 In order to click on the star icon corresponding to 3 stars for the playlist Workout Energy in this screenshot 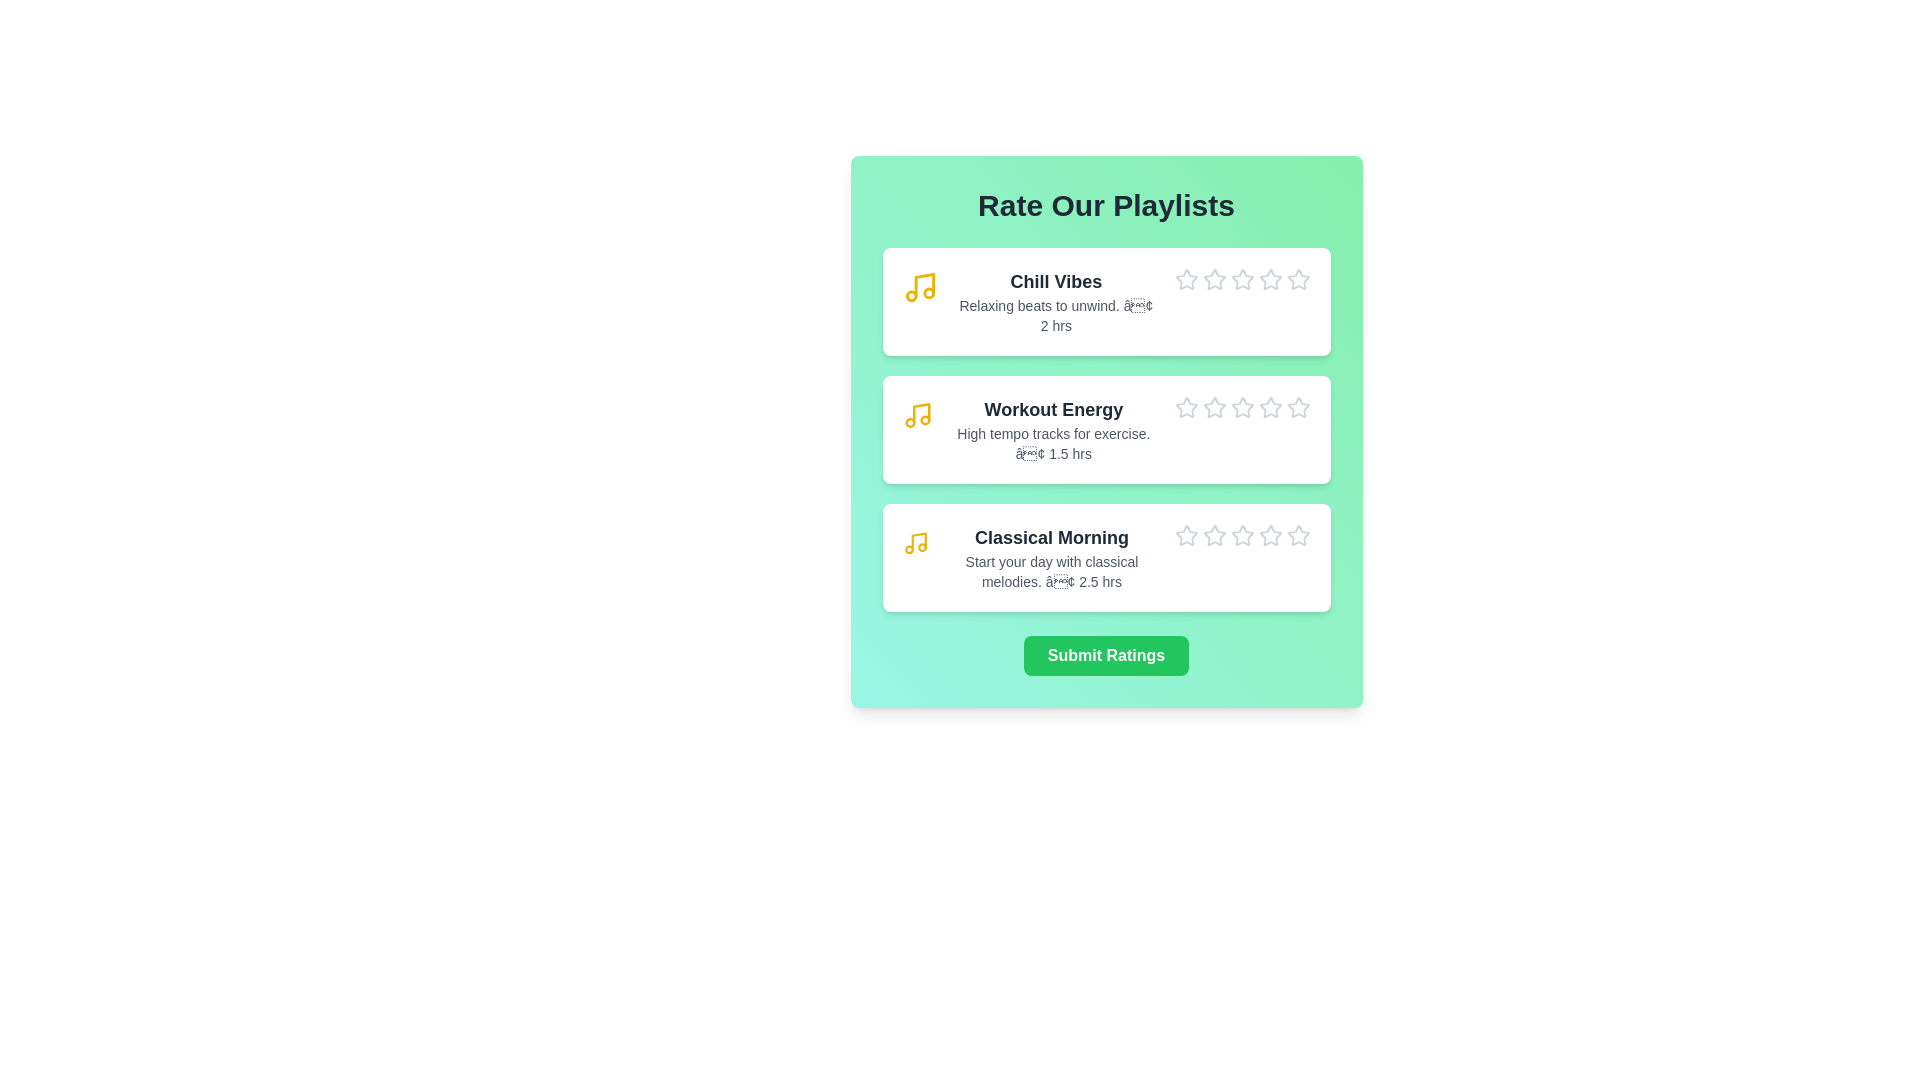, I will do `click(1229, 396)`.